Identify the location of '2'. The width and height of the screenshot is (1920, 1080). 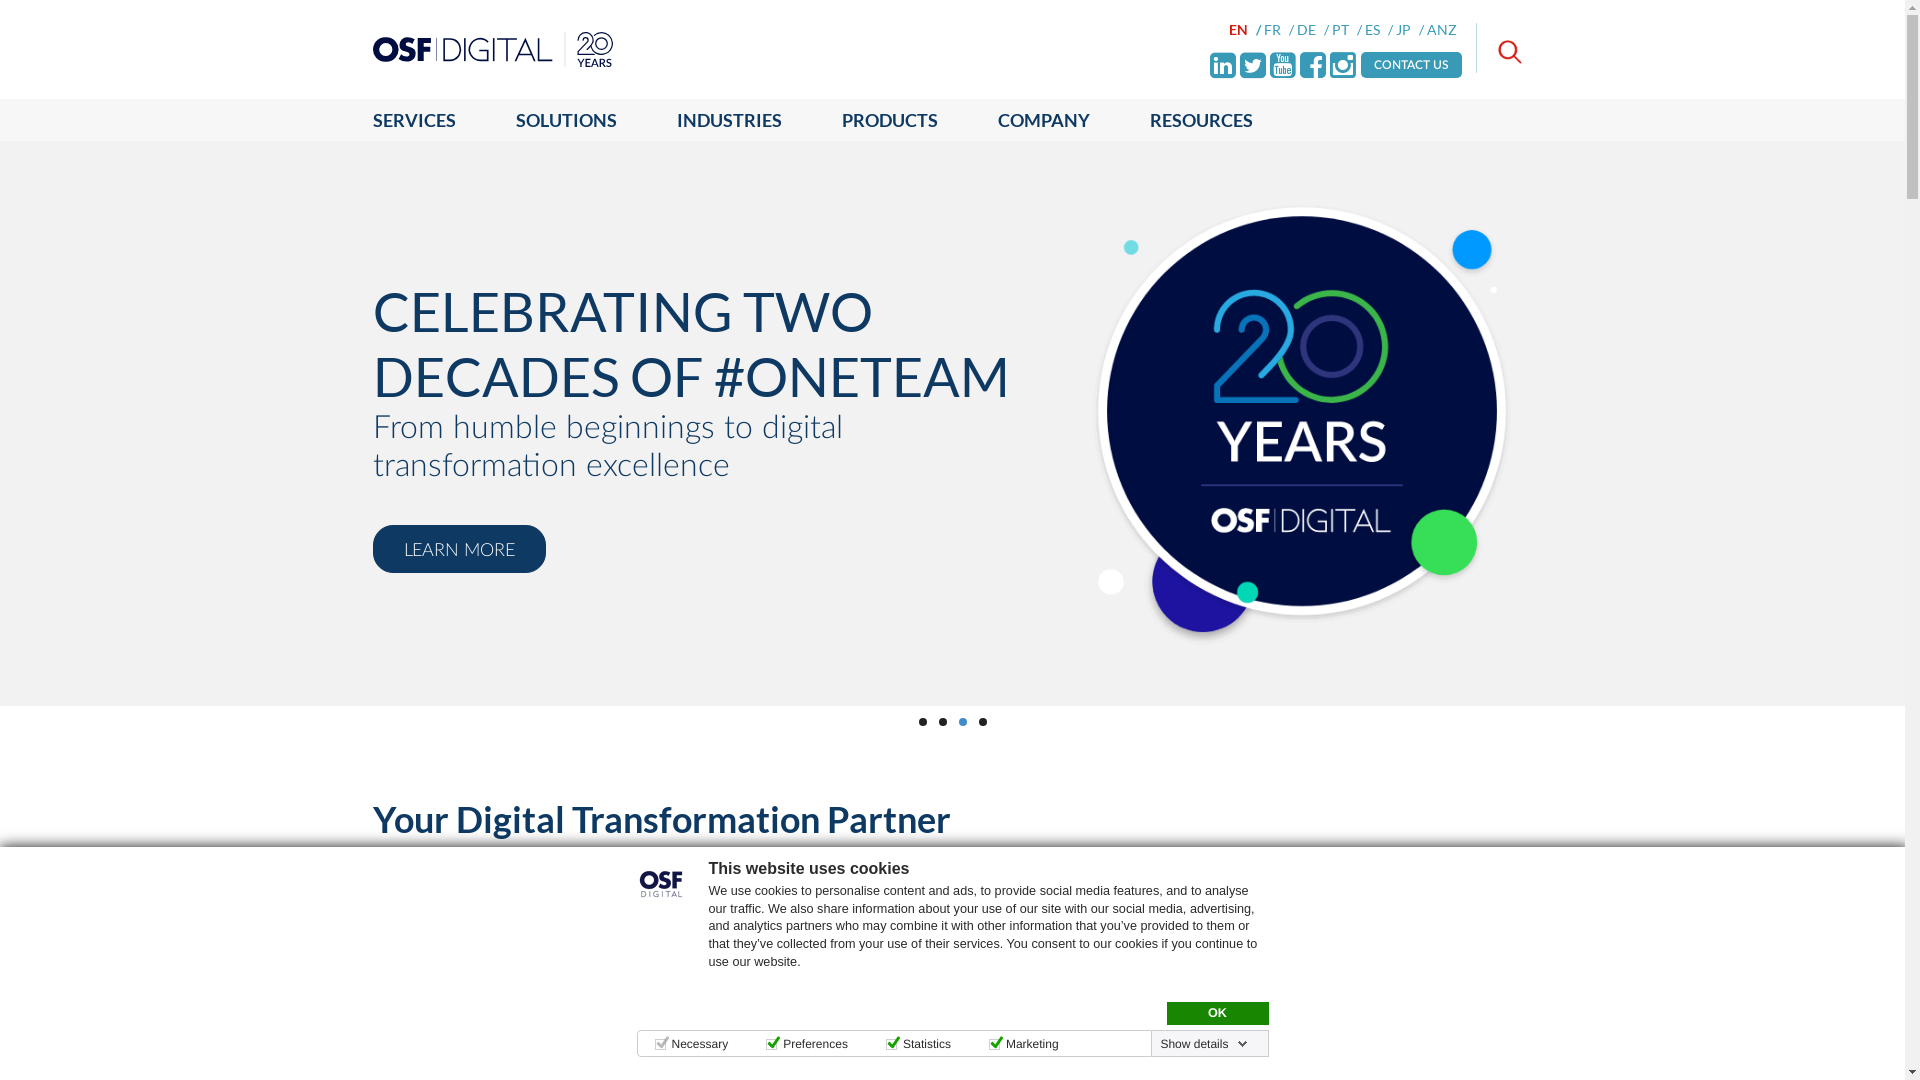
(940, 721).